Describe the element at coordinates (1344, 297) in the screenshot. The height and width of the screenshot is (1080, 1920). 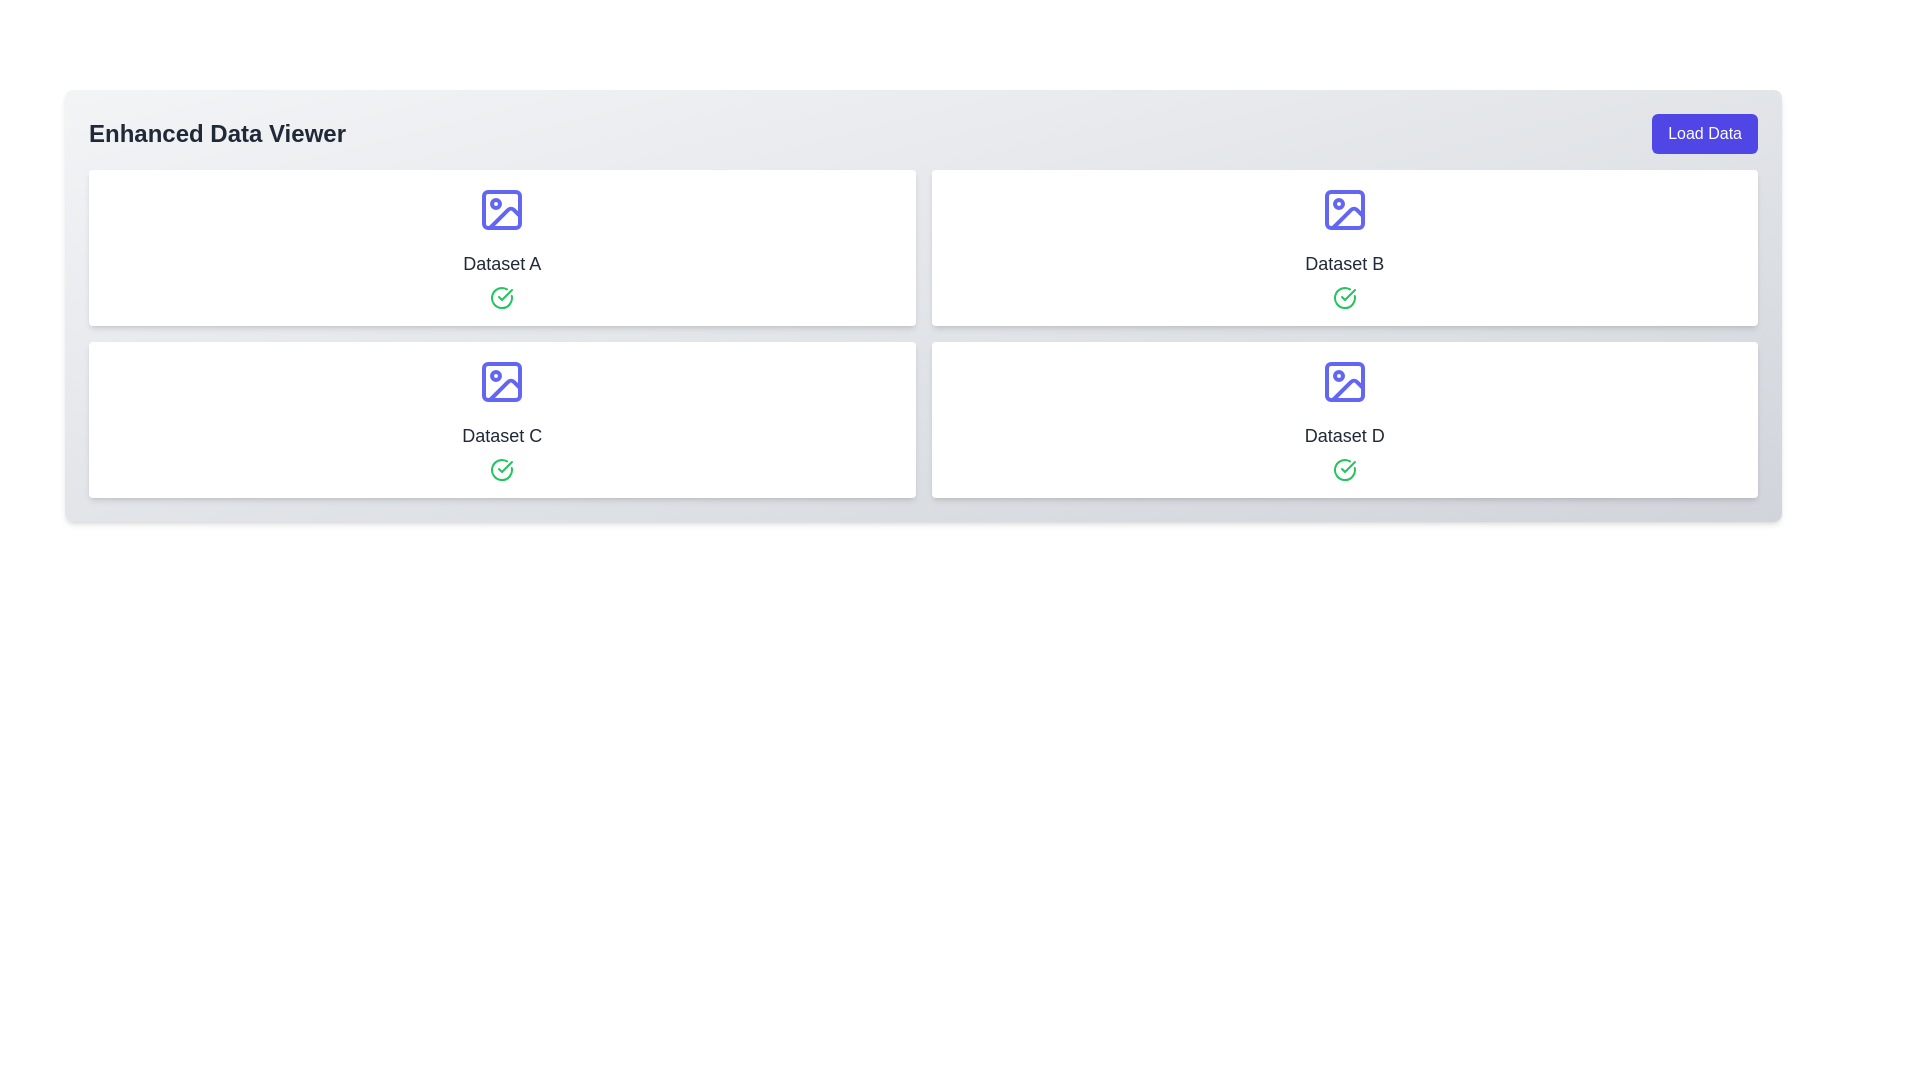
I see `the circular outer section of the checkmark icon indicating a completed status for 'Dataset B' located in the top-right quadrant of the layout` at that location.